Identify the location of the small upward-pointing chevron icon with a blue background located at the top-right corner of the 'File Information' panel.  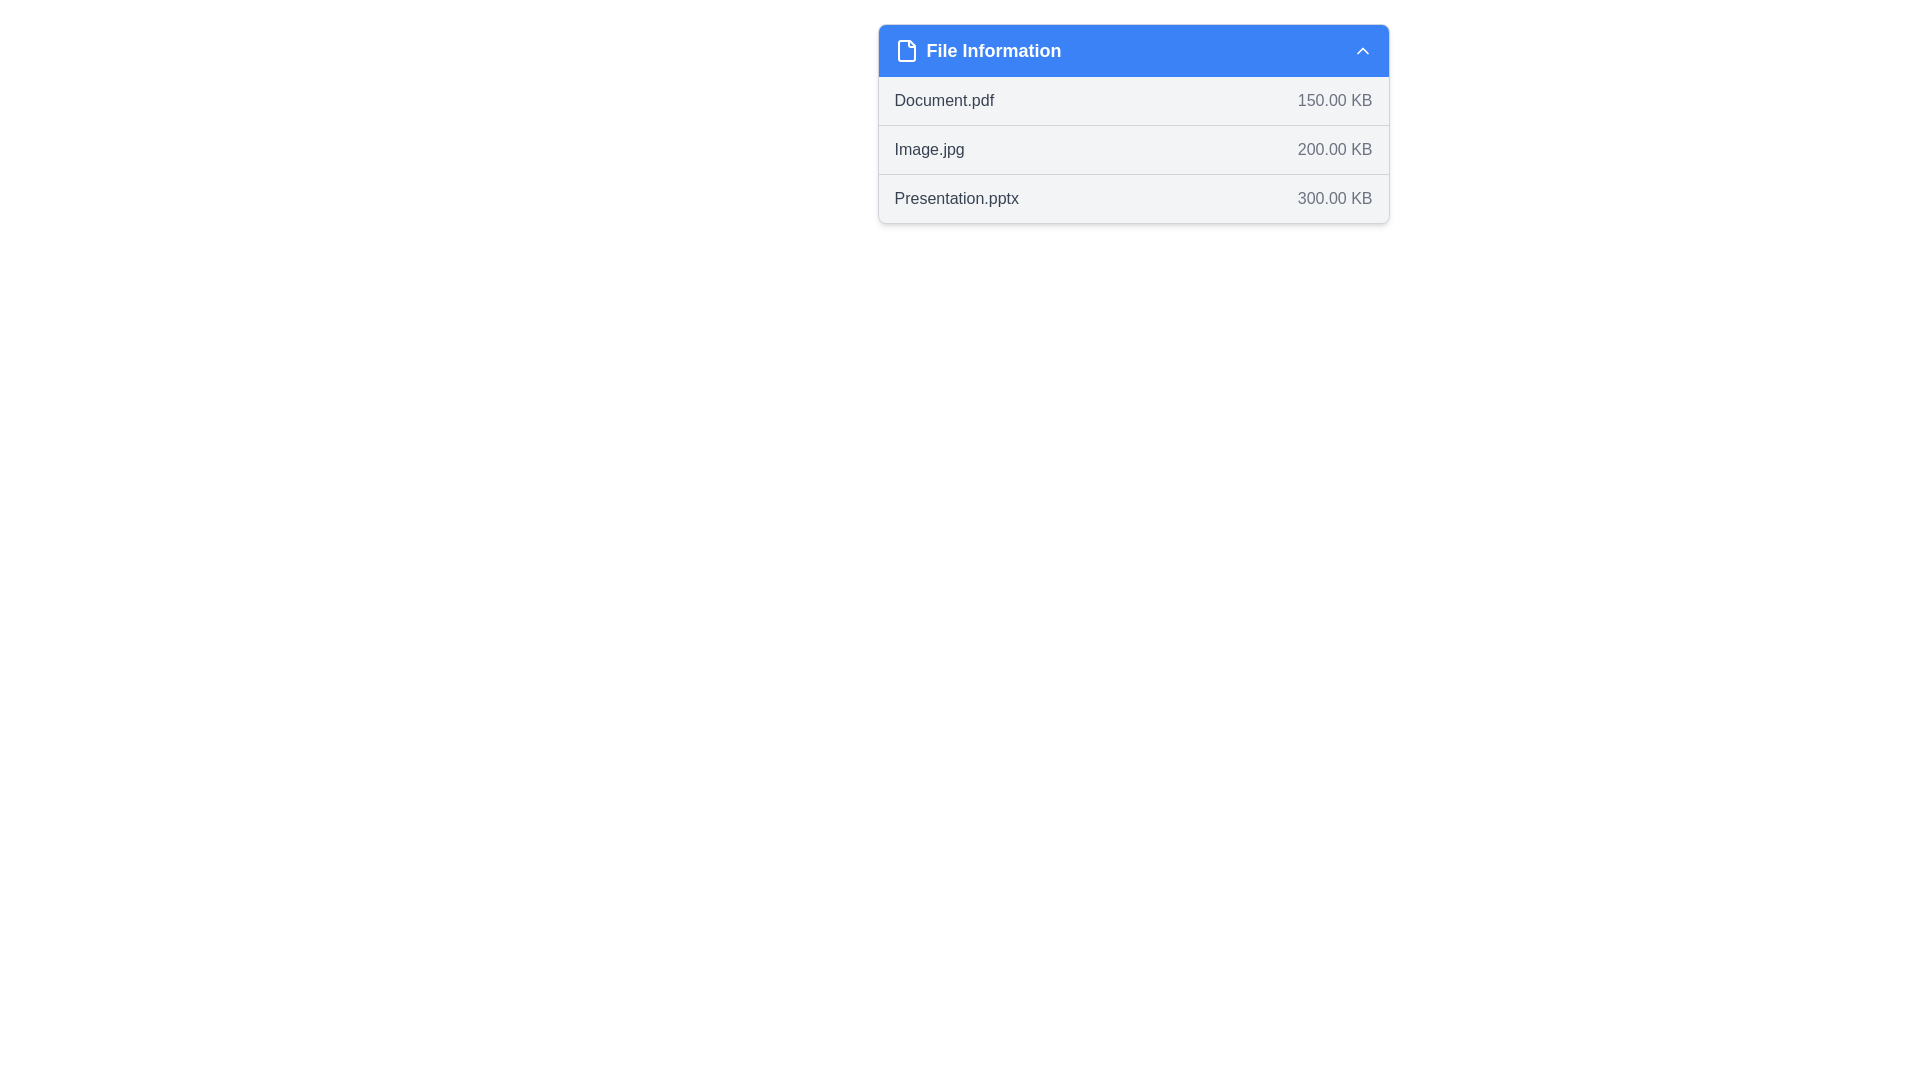
(1361, 49).